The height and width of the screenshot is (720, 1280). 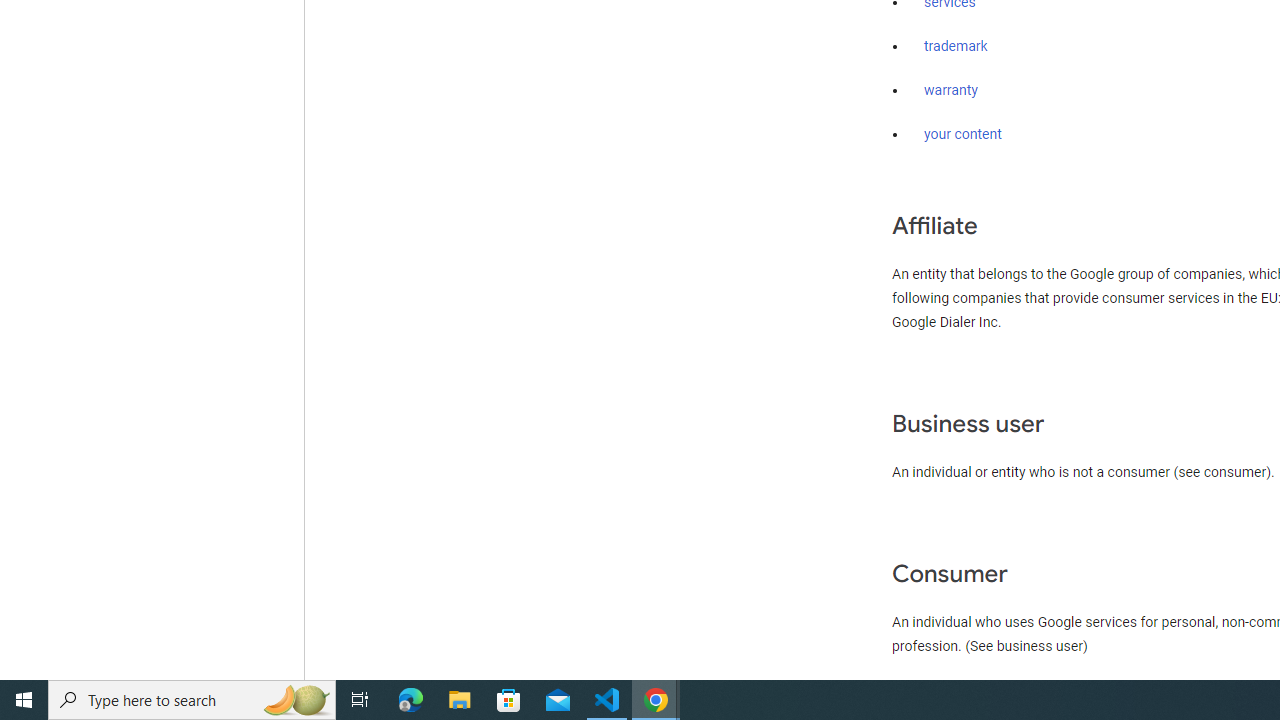 I want to click on 'your content', so click(x=963, y=135).